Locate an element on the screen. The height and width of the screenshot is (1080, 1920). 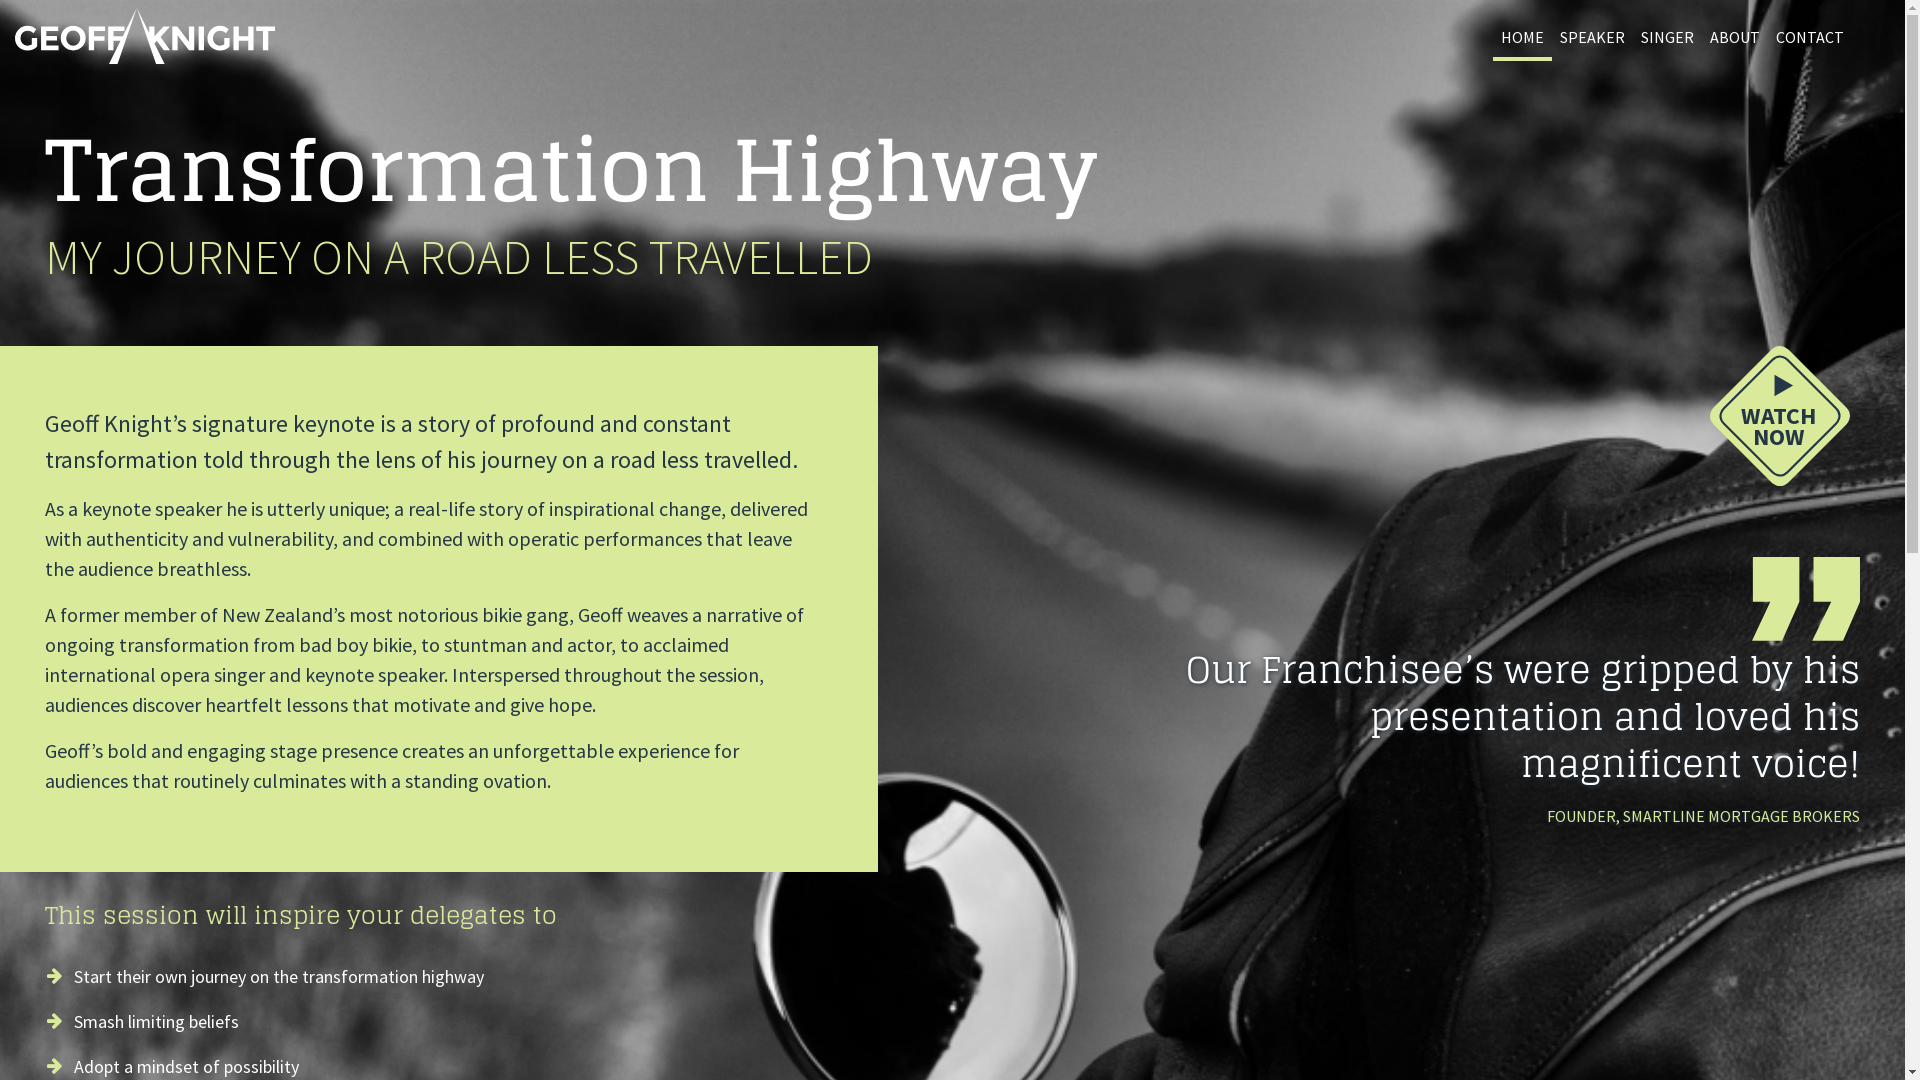
'SPEAKER' is located at coordinates (1550, 38).